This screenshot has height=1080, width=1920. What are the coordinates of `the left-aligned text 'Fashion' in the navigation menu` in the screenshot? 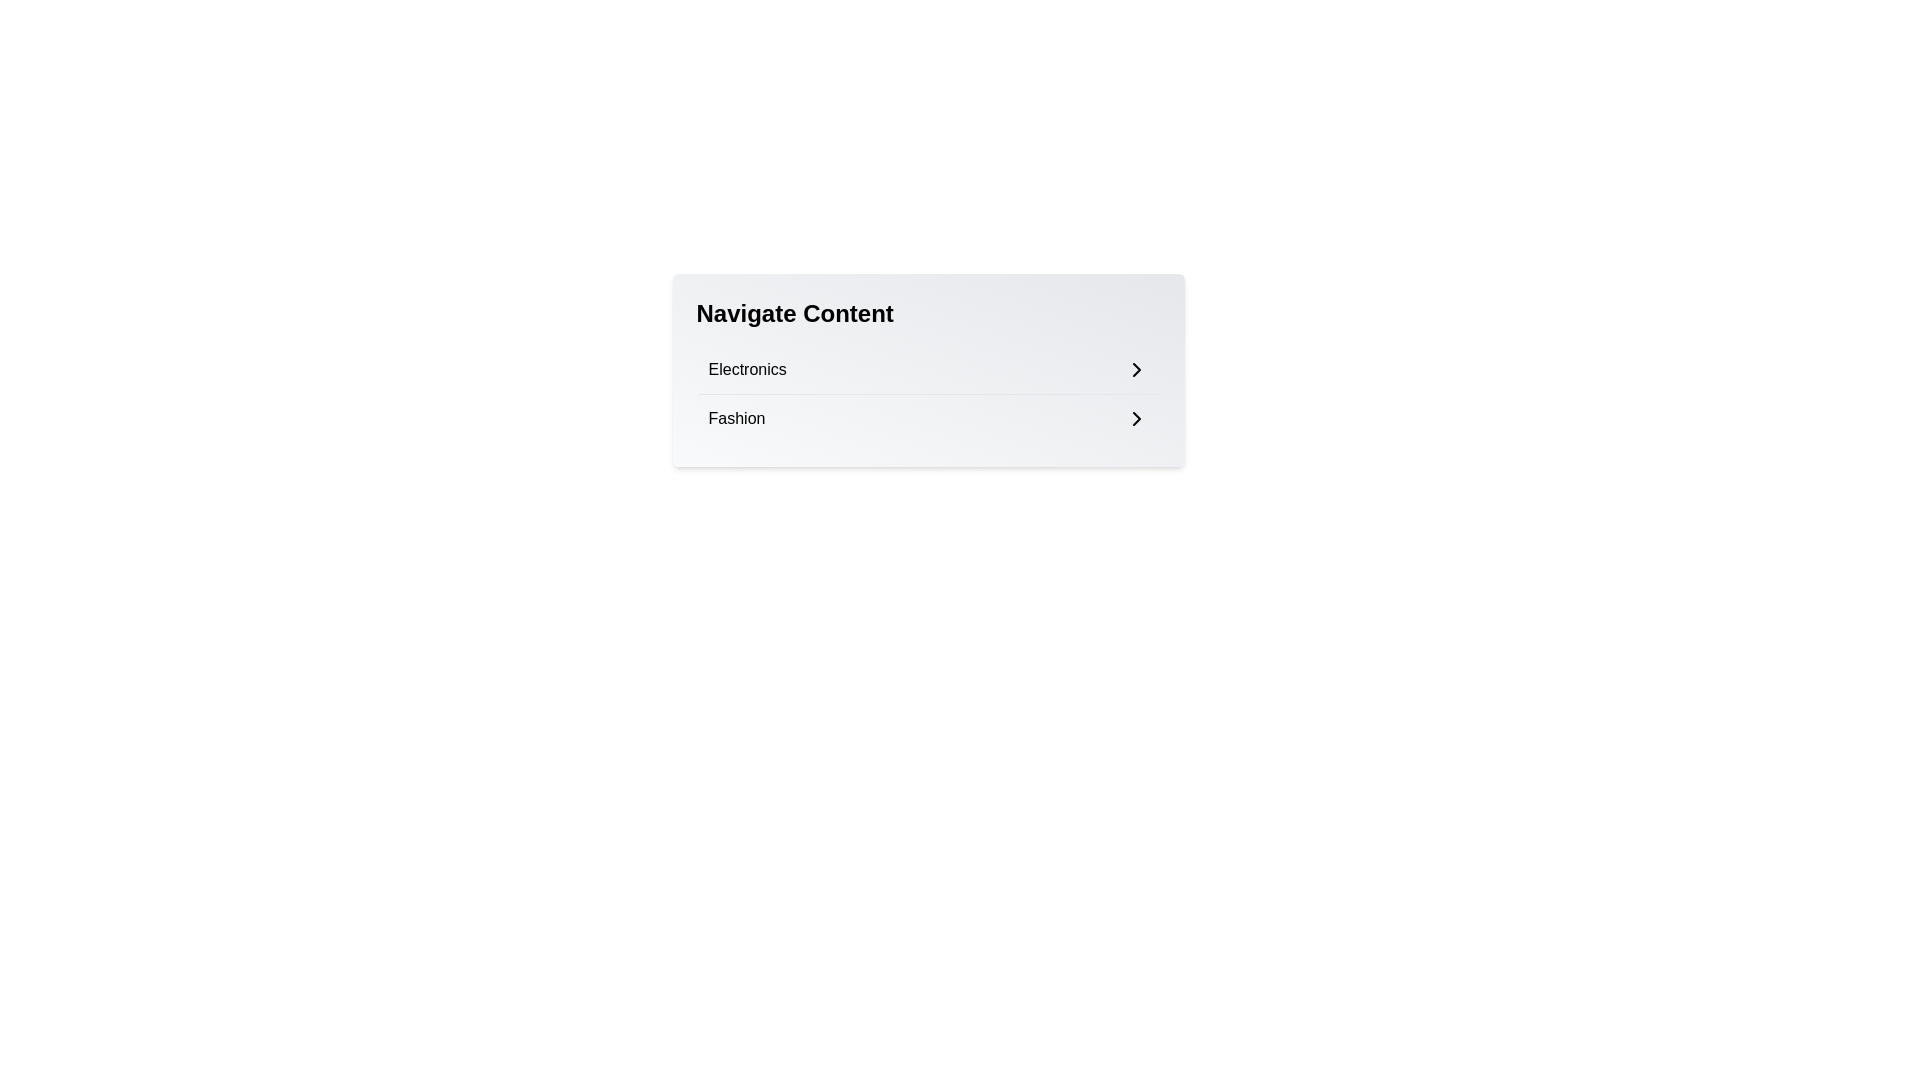 It's located at (735, 418).